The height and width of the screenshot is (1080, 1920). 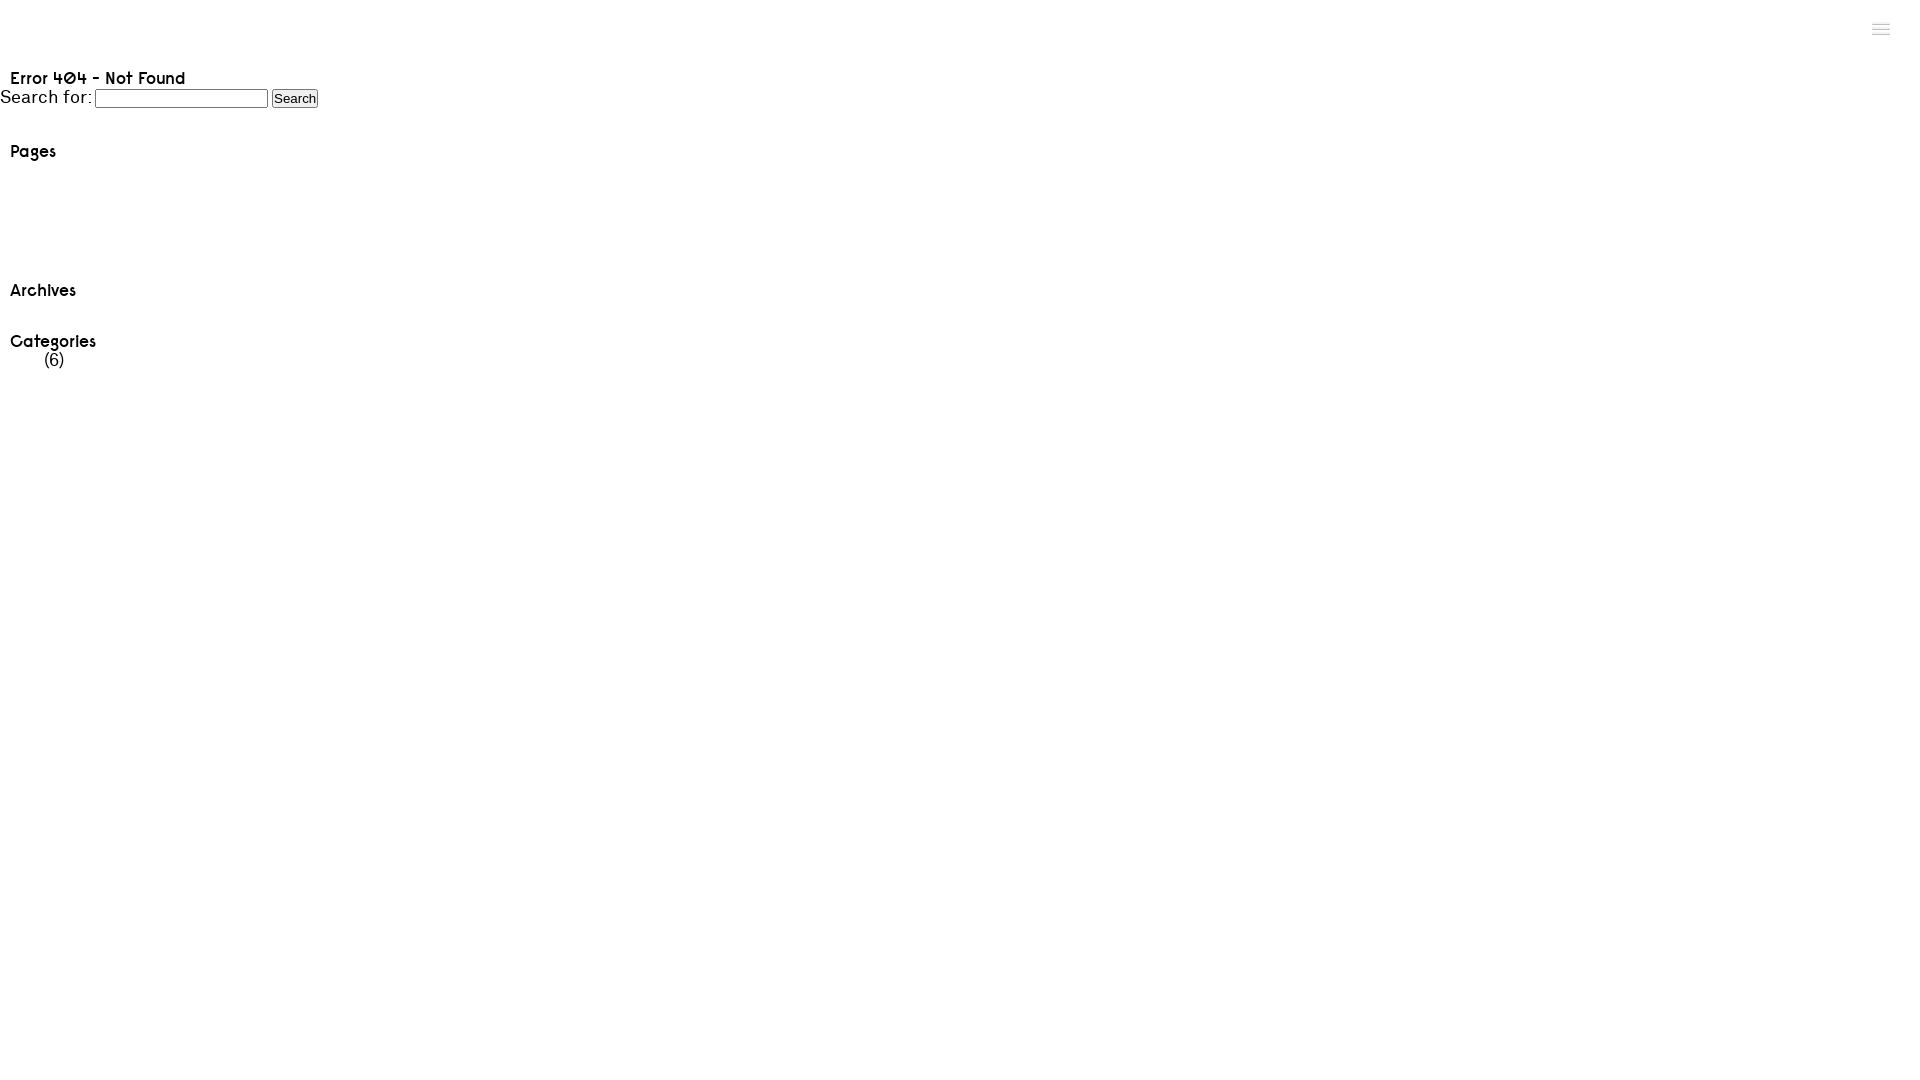 What do you see at coordinates (0, 192) in the screenshot?
I see `'Case'` at bounding box center [0, 192].